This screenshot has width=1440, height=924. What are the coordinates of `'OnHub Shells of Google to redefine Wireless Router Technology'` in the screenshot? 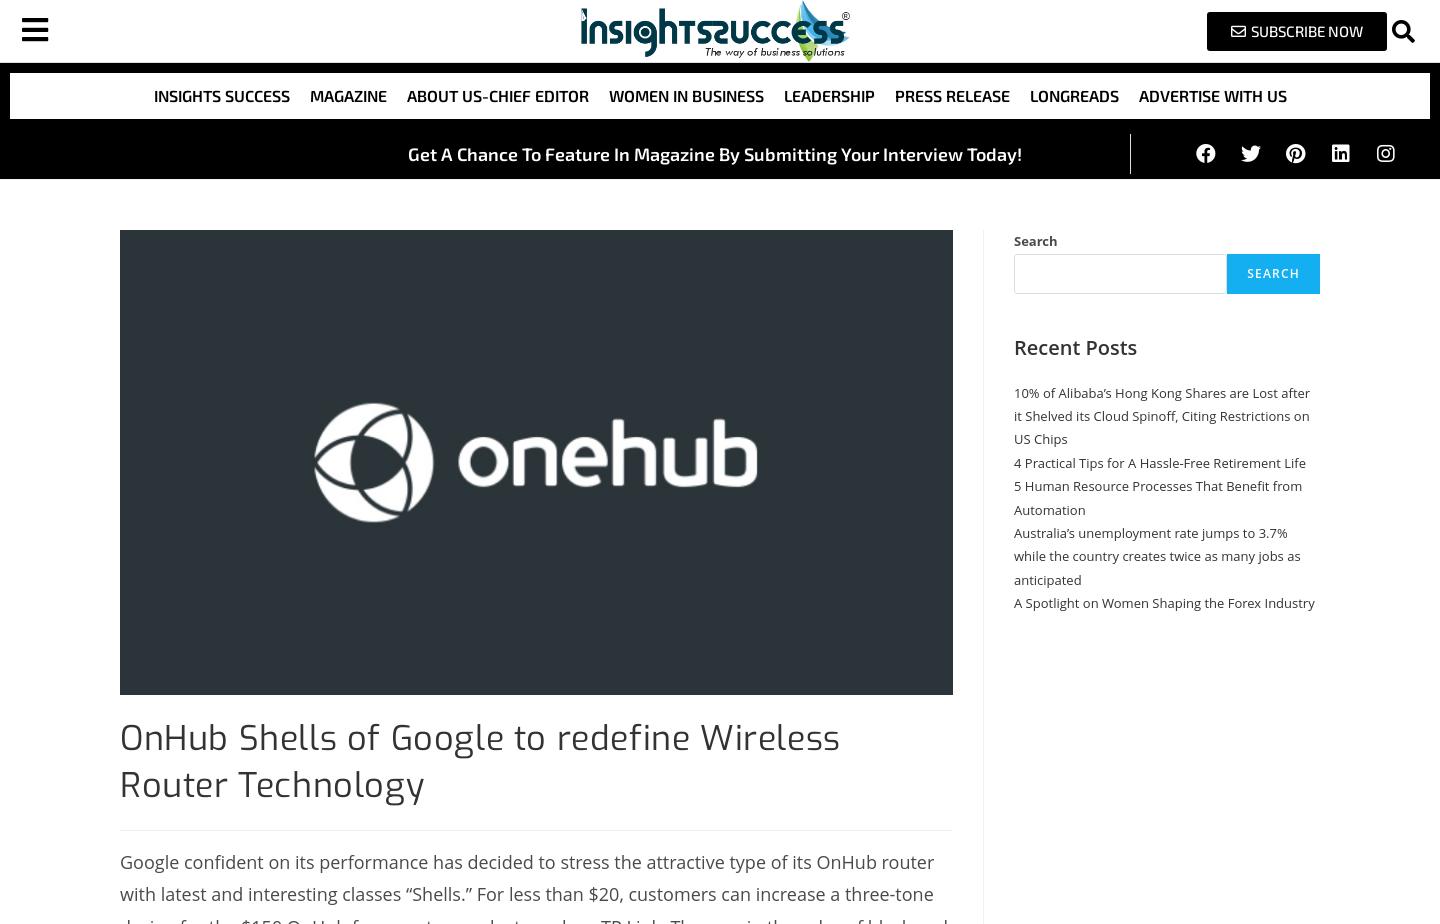 It's located at (479, 761).